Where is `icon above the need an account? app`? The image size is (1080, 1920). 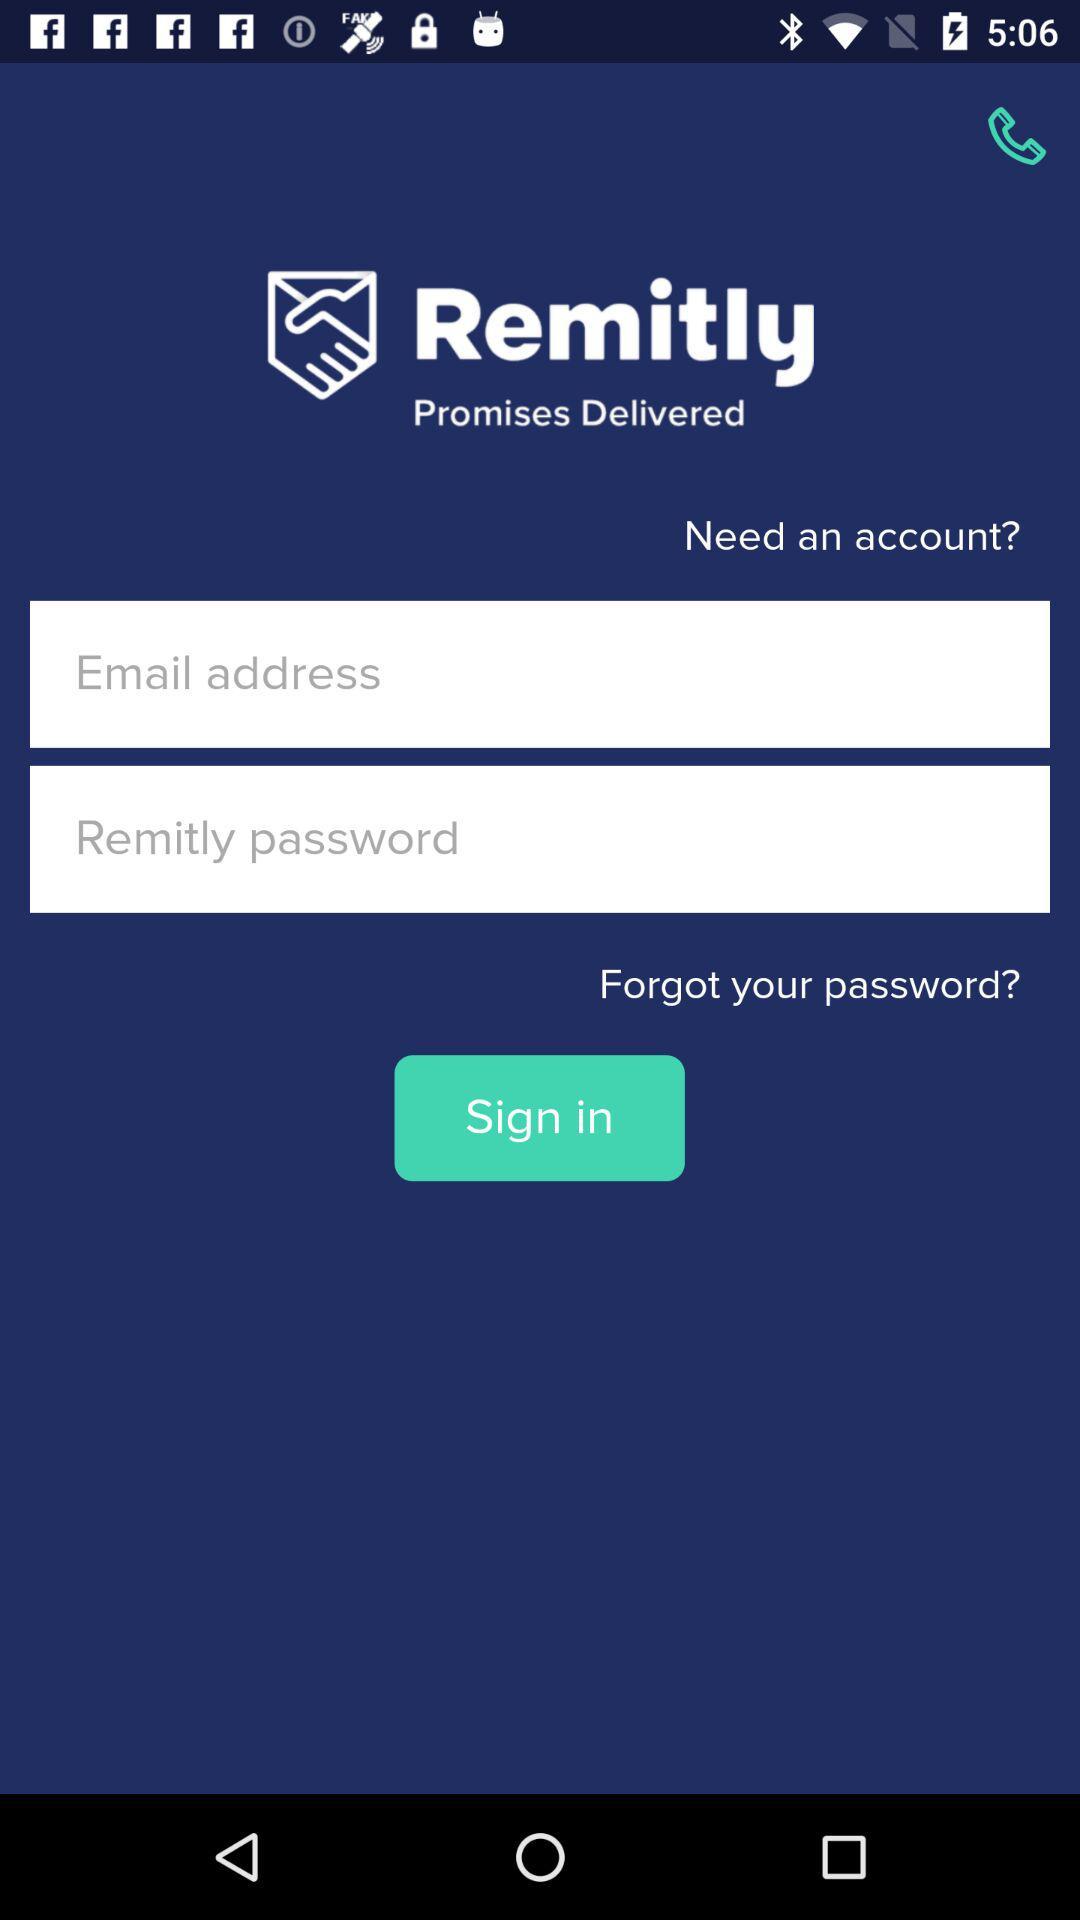 icon above the need an account? app is located at coordinates (1017, 135).